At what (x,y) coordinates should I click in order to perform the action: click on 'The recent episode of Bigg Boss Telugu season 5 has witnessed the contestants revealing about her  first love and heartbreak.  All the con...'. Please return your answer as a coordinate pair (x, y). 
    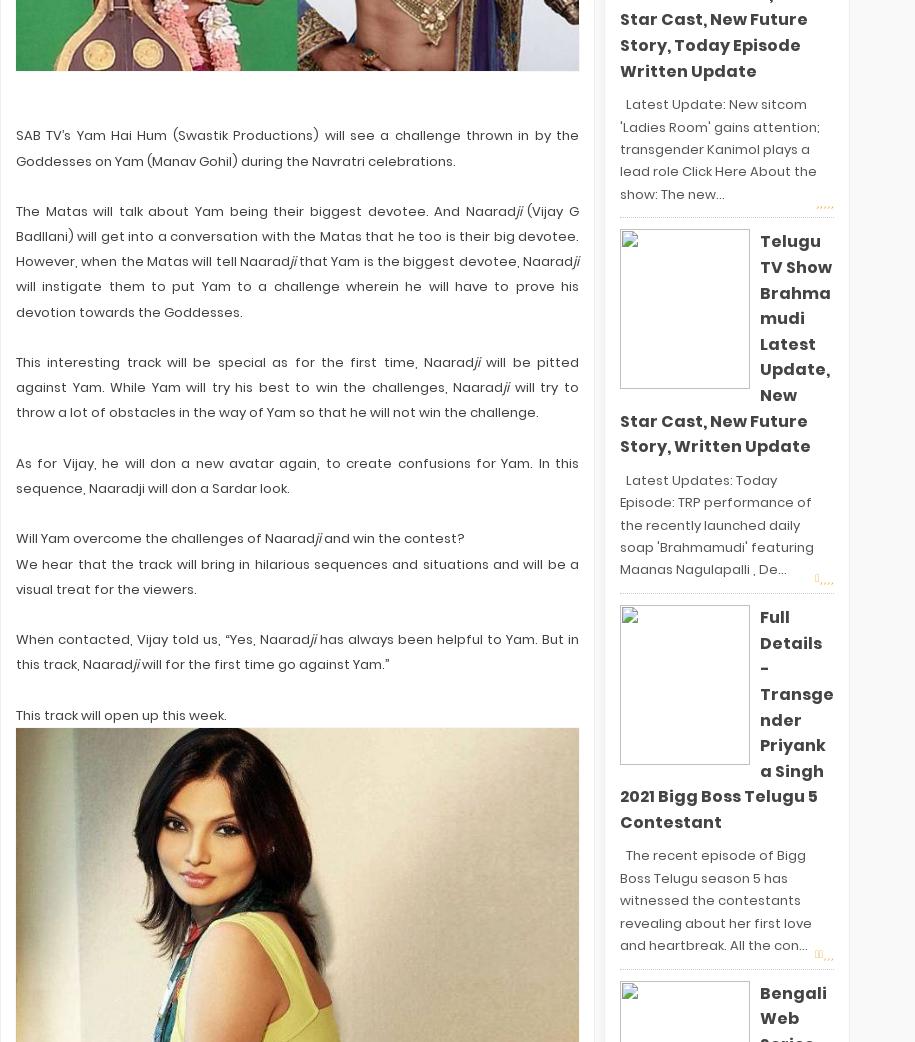
    Looking at the image, I should click on (714, 899).